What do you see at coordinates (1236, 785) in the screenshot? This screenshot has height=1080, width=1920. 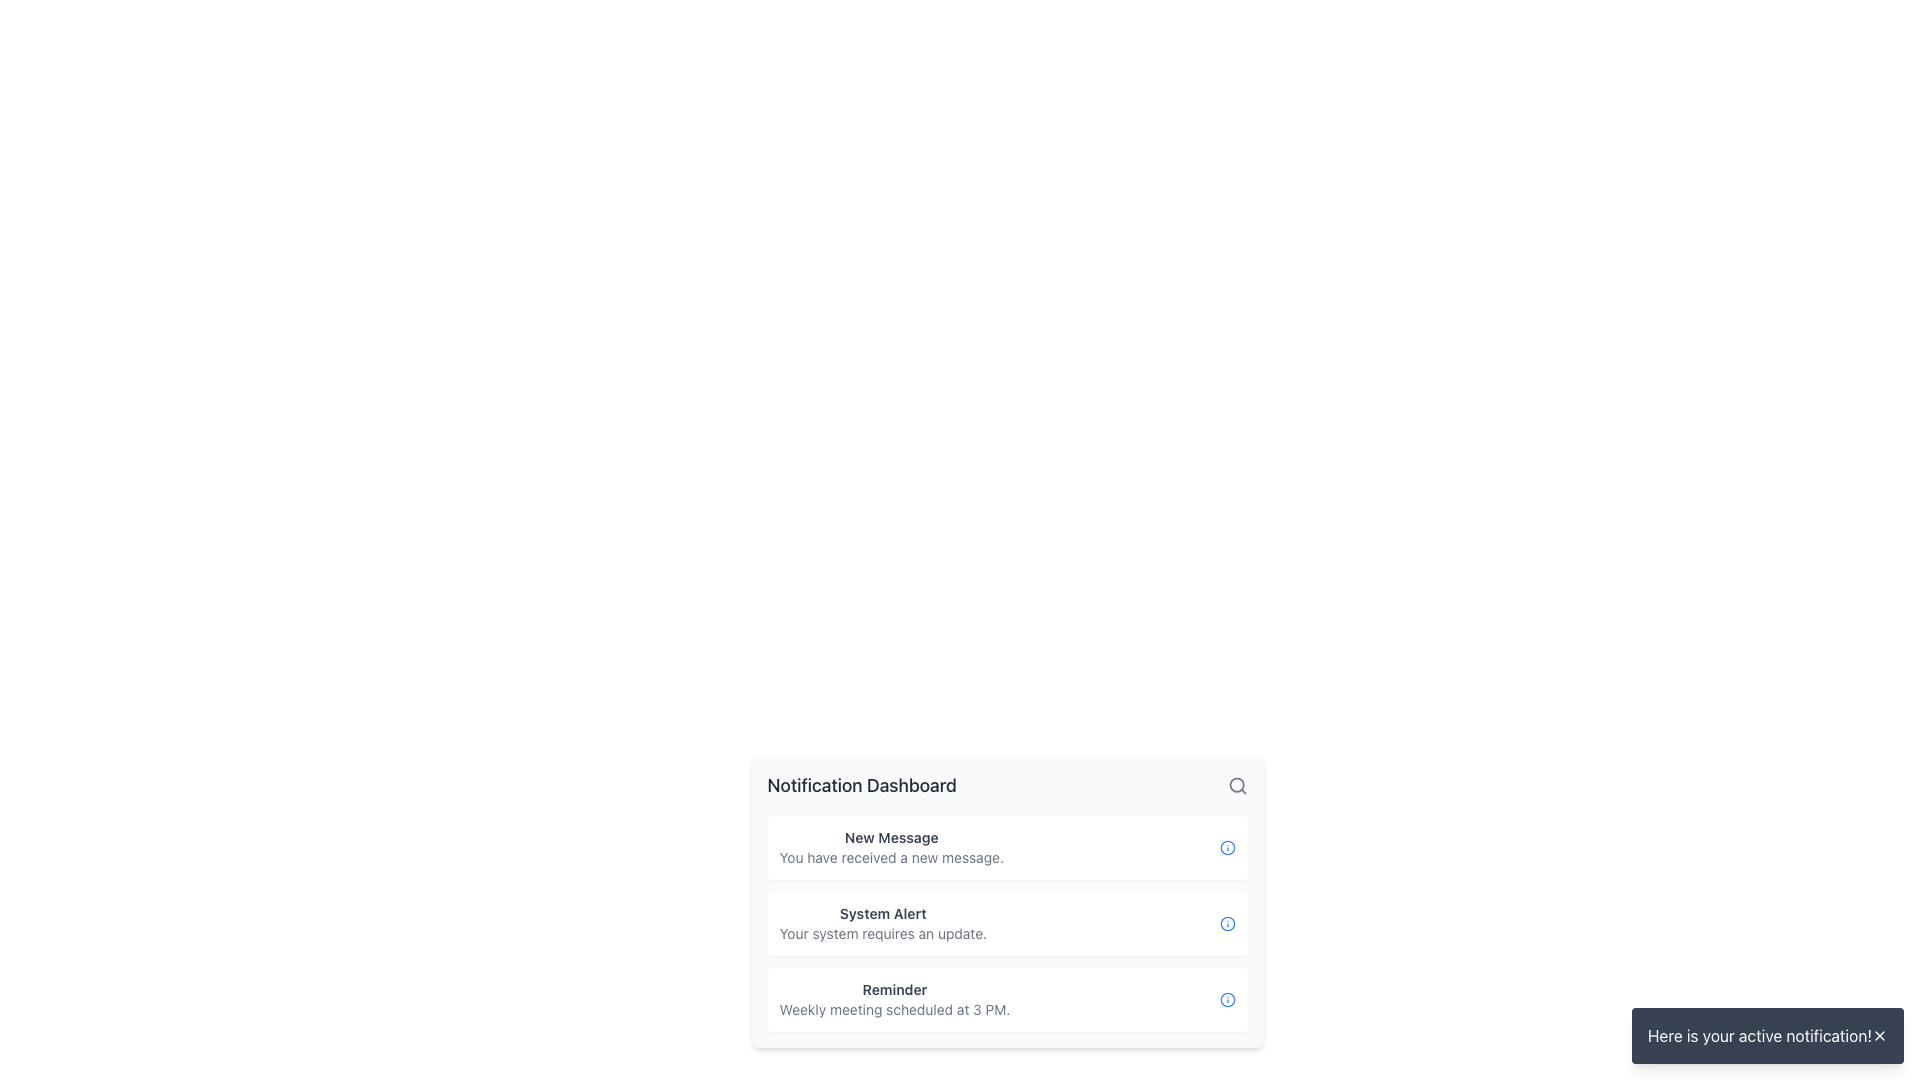 I see `the search icon located in the top-right corner of the 'Notification Dashboard' header to initiate a search` at bounding box center [1236, 785].